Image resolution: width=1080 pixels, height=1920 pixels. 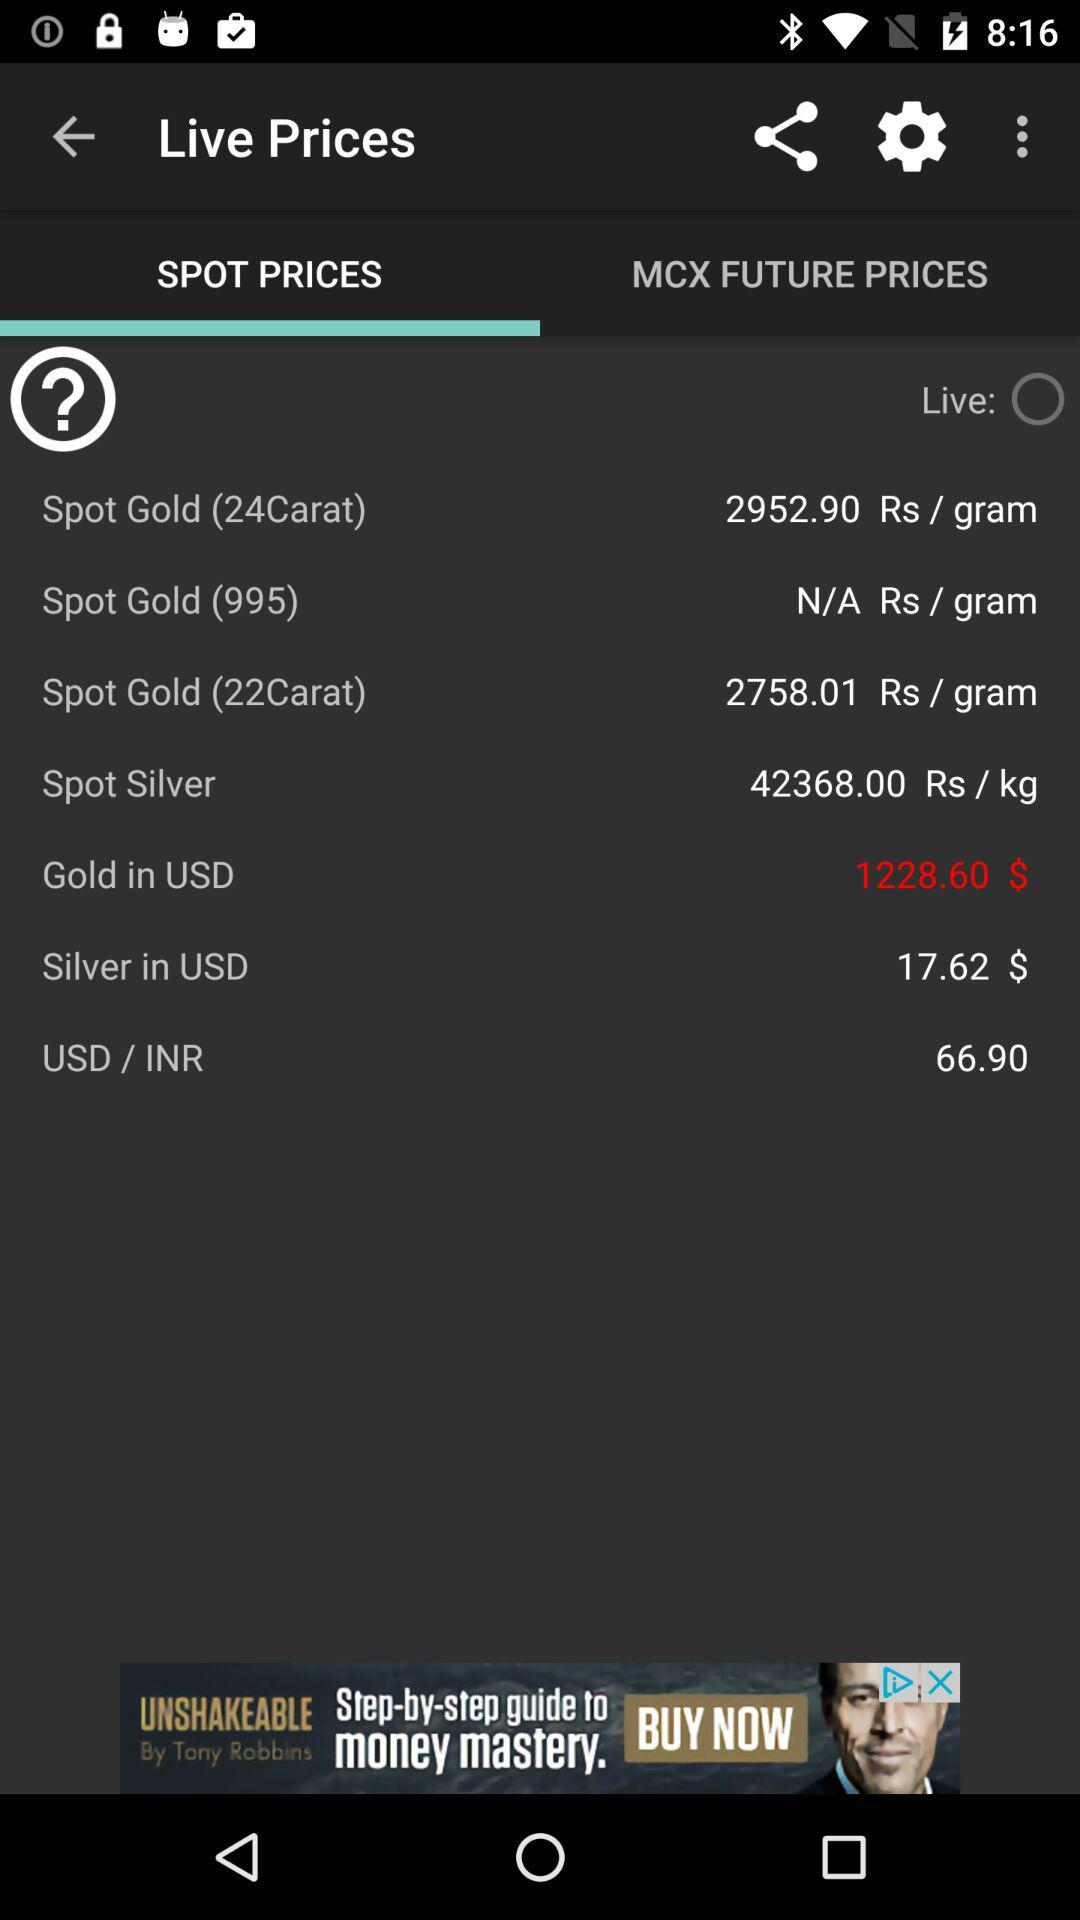 What do you see at coordinates (540, 1727) in the screenshot?
I see `advertisement bar` at bounding box center [540, 1727].